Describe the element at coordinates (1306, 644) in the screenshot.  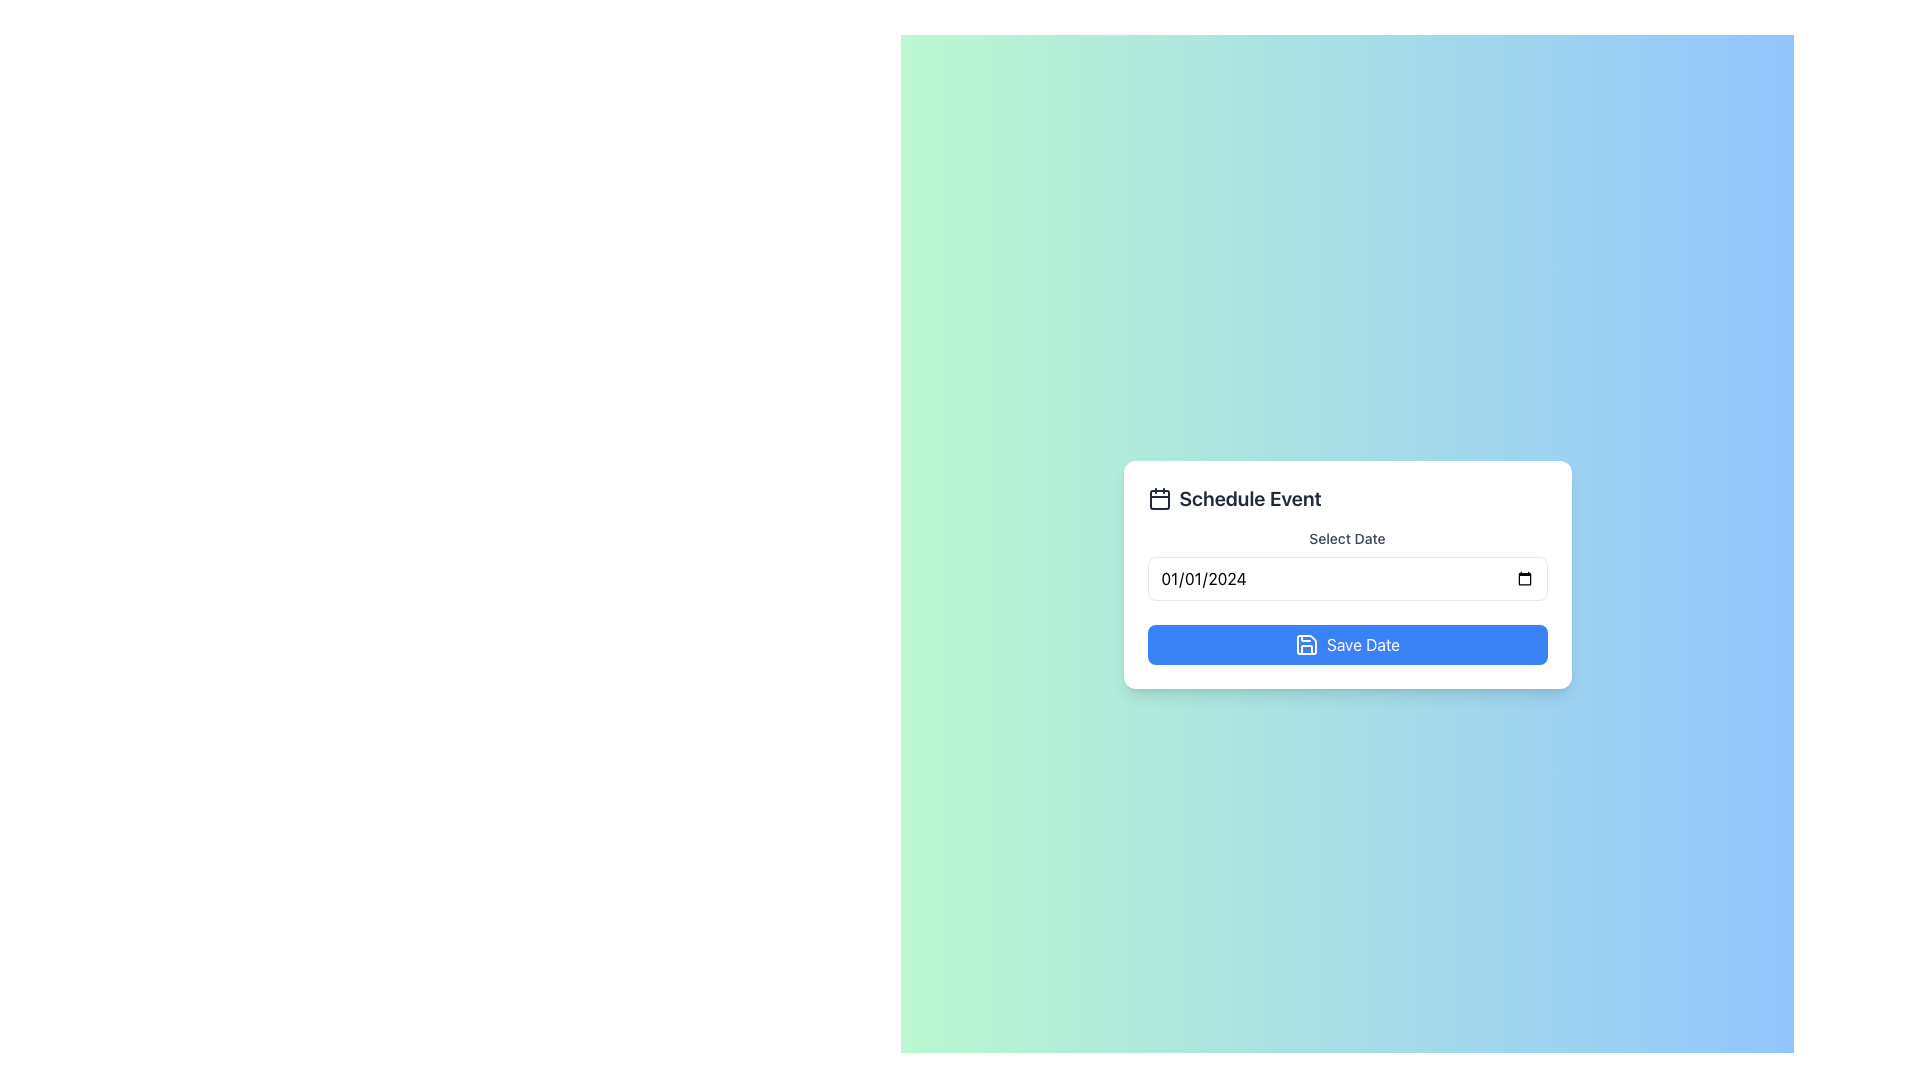
I see `the save icon, which is part of the 'Save Date' button styled with a blue background and white text, located centrally within the card interface` at that location.